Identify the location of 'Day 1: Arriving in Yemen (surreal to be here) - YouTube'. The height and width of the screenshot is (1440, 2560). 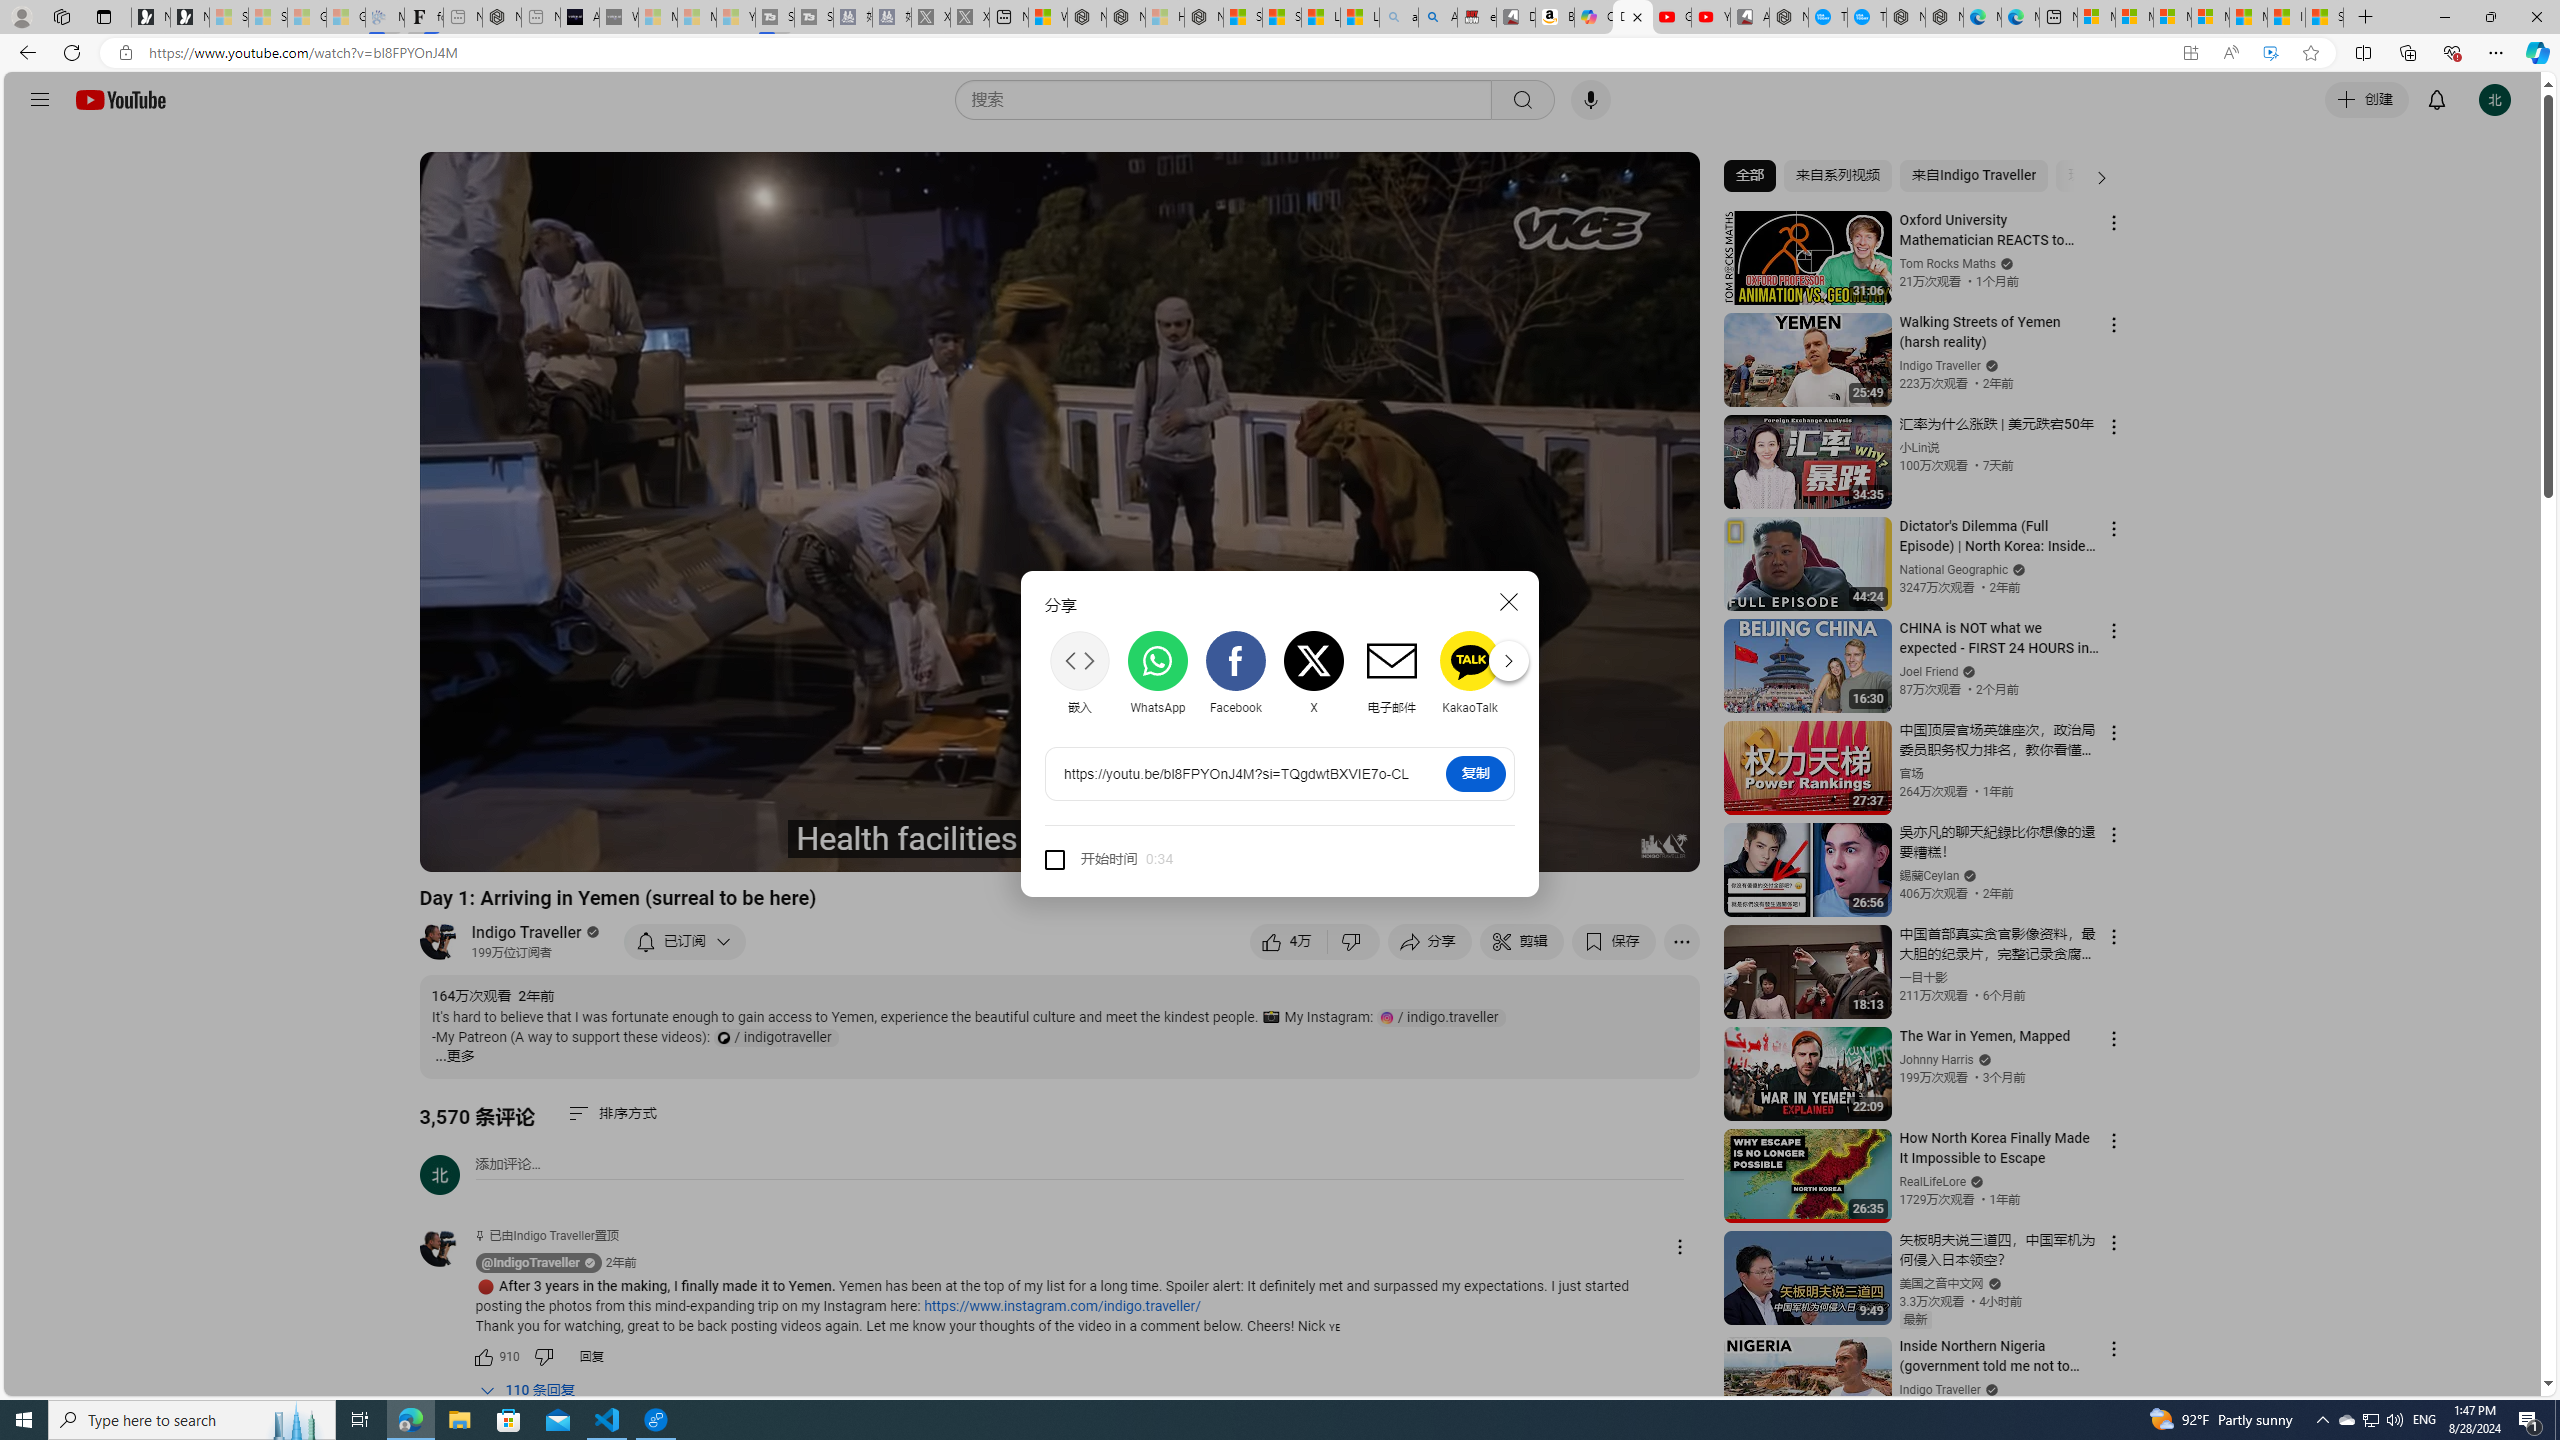
(1632, 16).